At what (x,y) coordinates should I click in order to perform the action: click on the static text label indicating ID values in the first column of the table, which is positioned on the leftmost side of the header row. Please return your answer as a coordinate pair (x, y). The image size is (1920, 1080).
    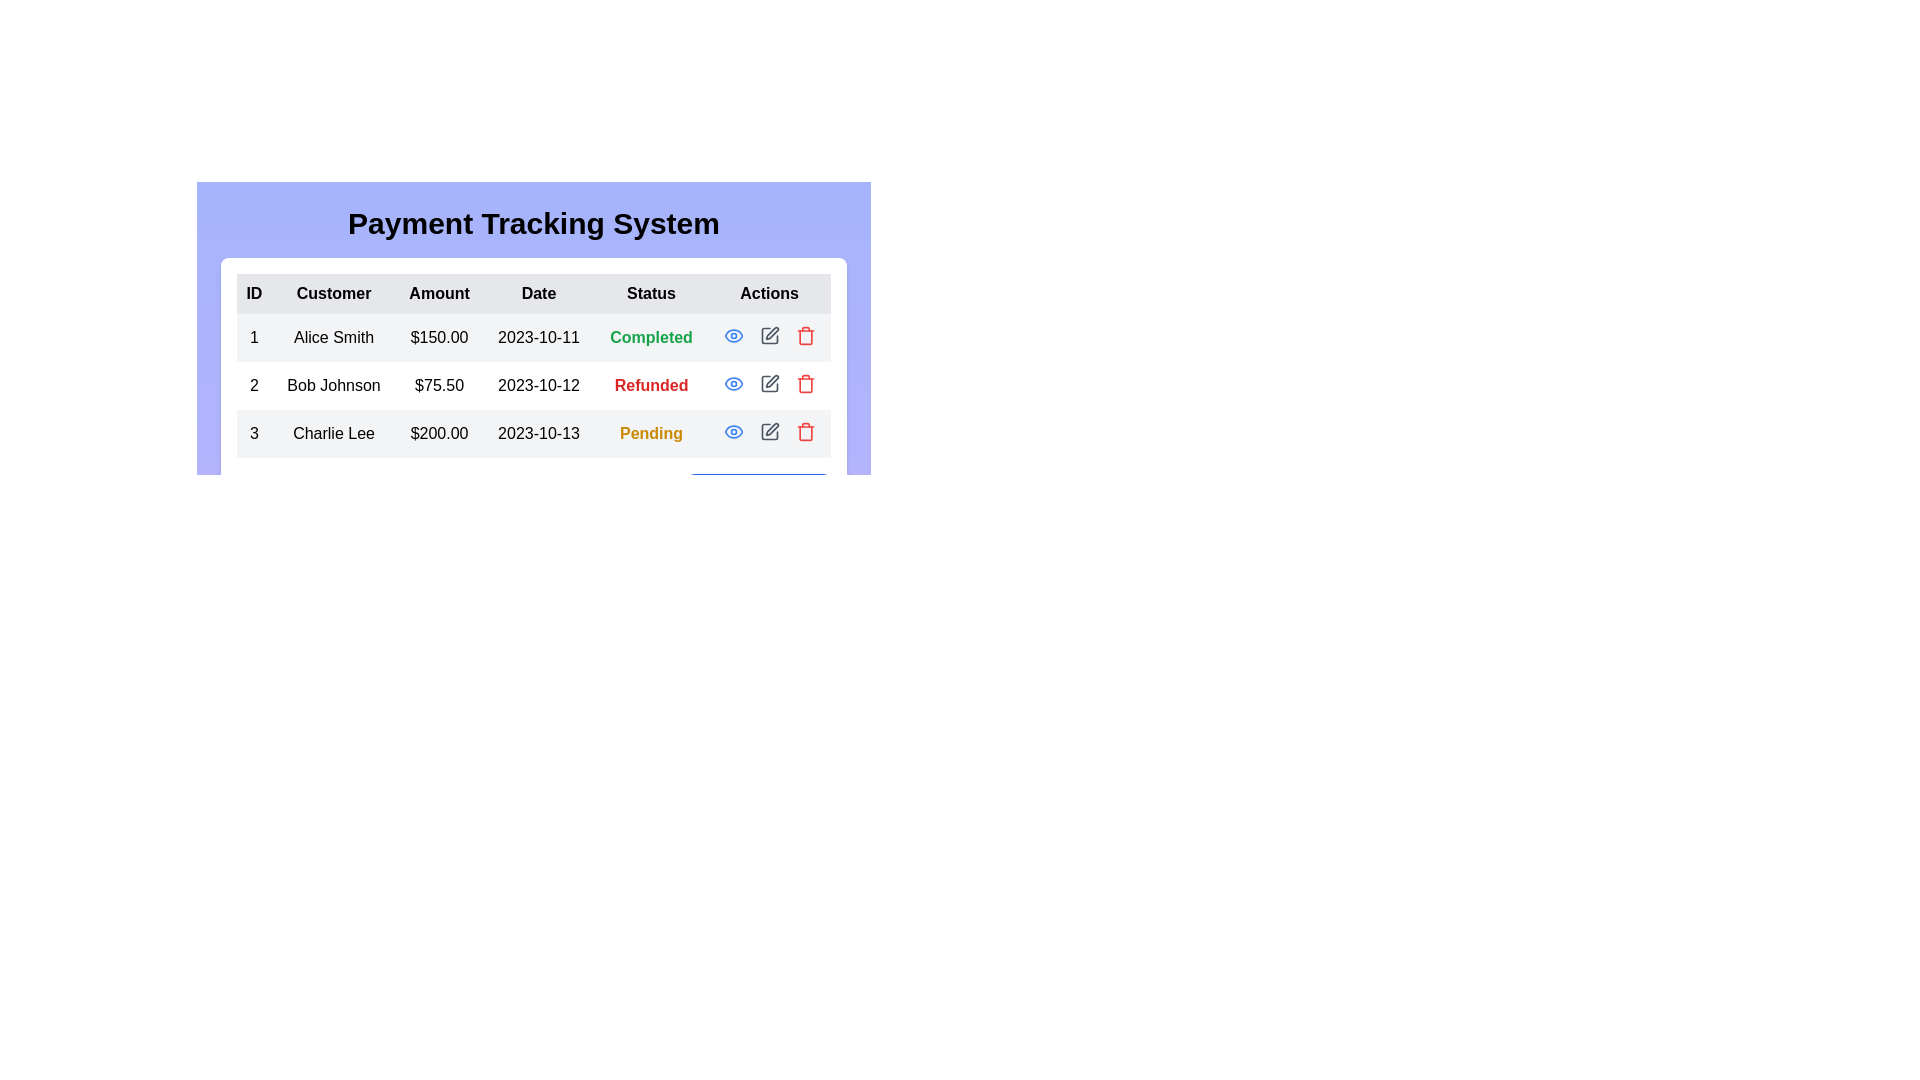
    Looking at the image, I should click on (253, 293).